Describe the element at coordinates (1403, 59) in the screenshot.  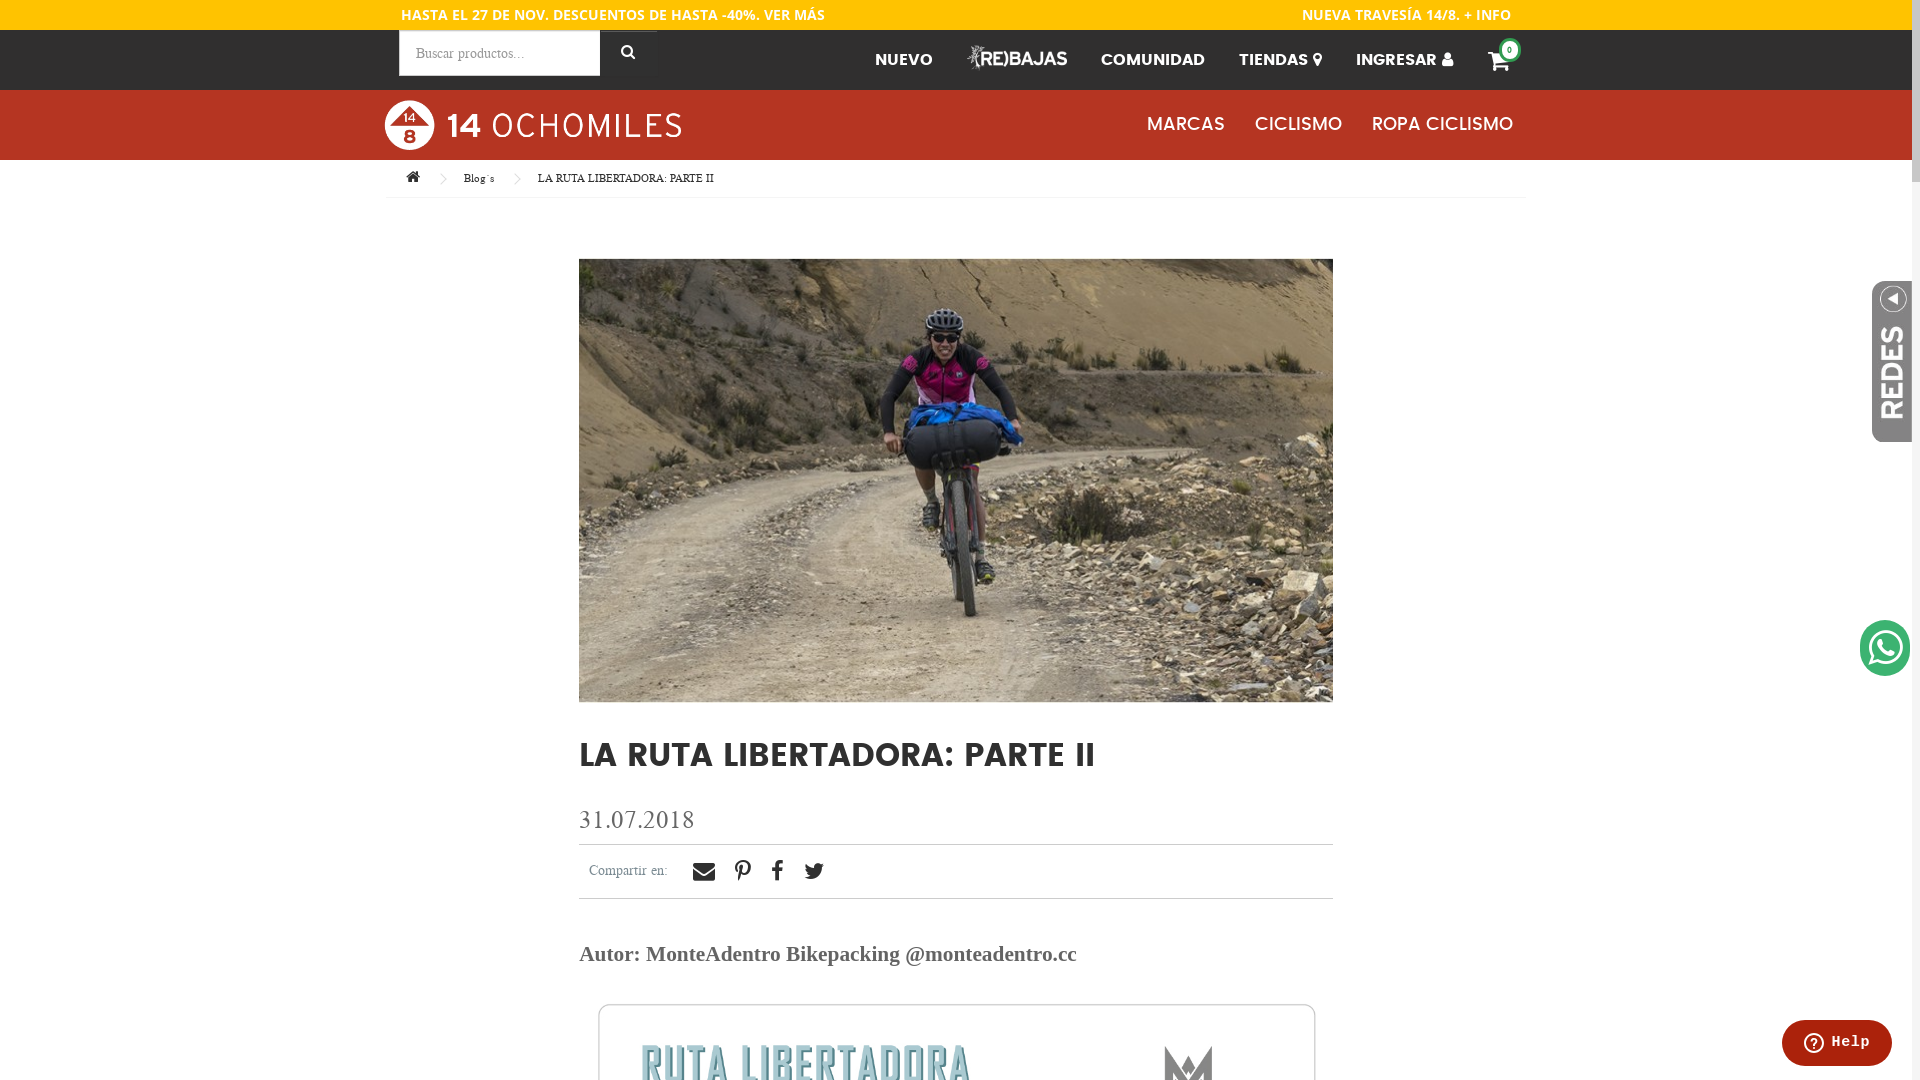
I see `'INGRESAR'` at that location.